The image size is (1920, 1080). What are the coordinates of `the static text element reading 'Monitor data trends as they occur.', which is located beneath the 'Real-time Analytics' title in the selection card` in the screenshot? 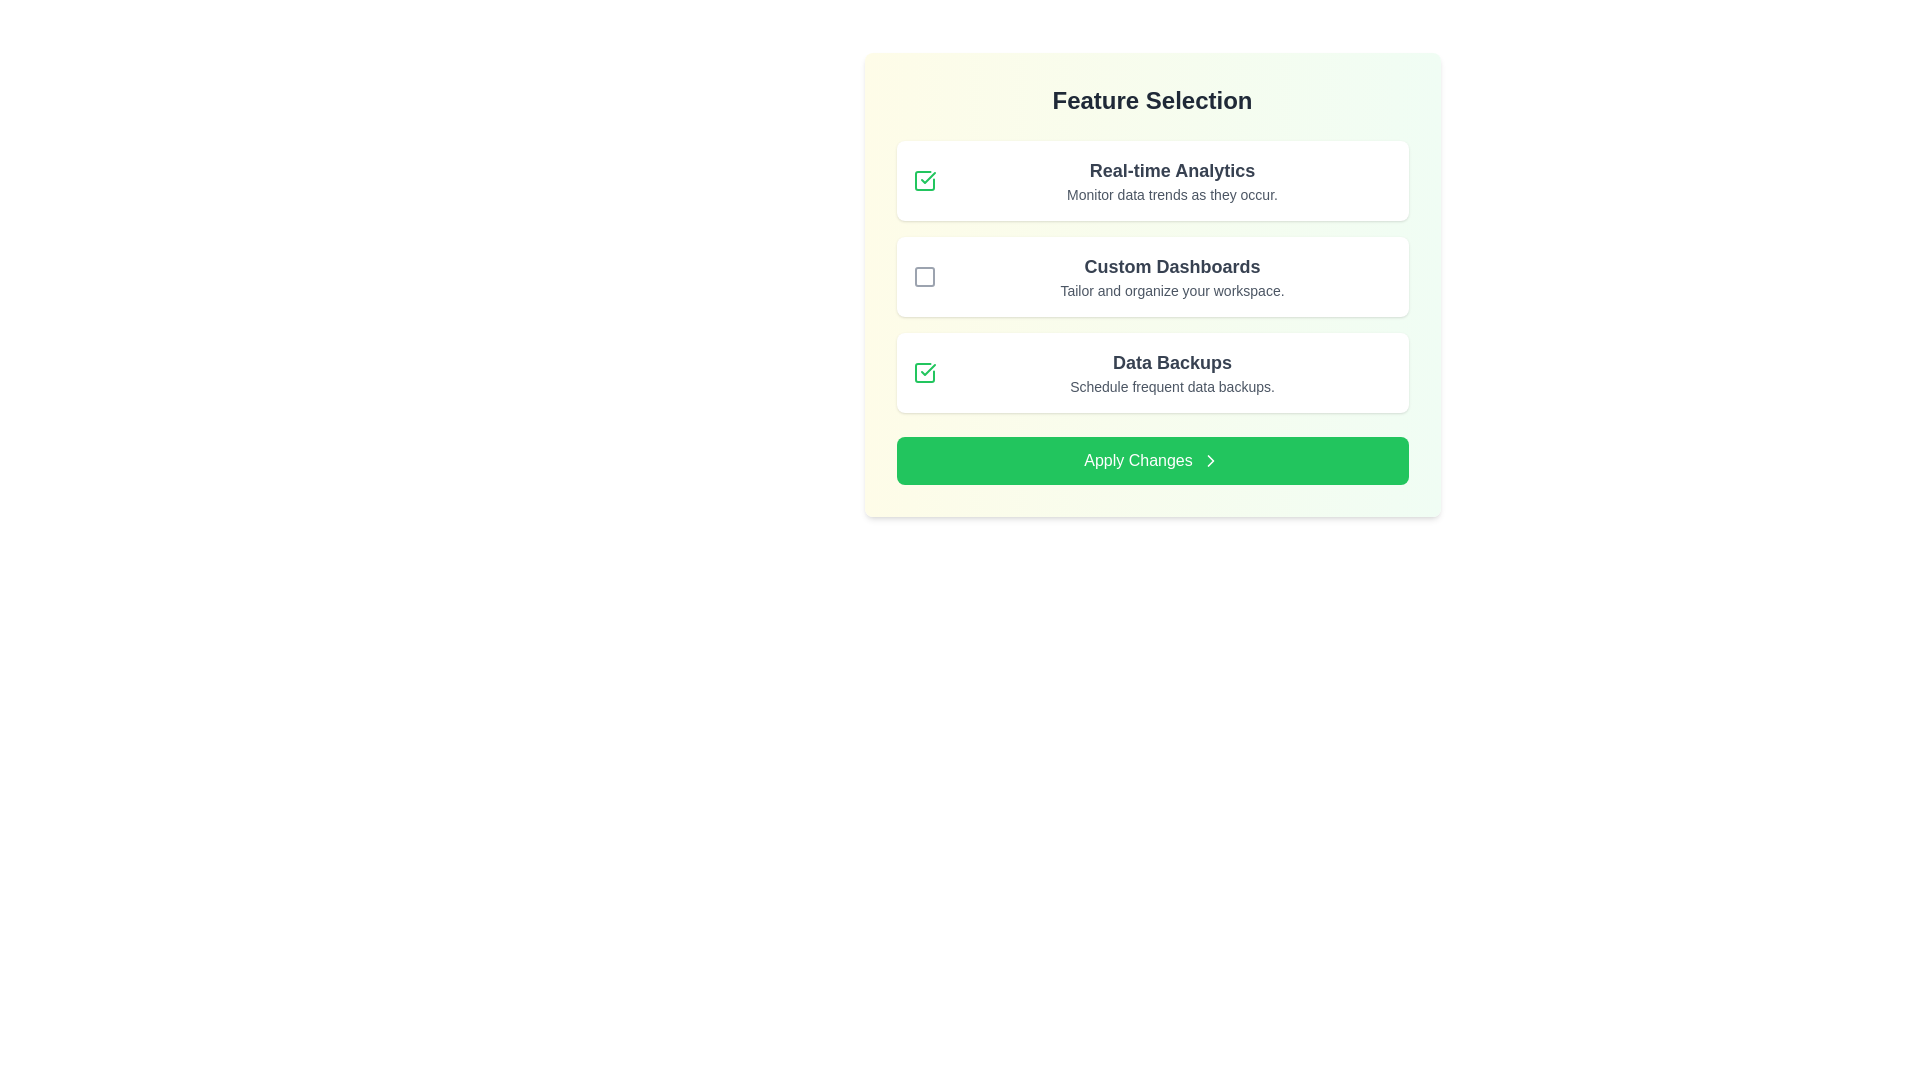 It's located at (1172, 195).